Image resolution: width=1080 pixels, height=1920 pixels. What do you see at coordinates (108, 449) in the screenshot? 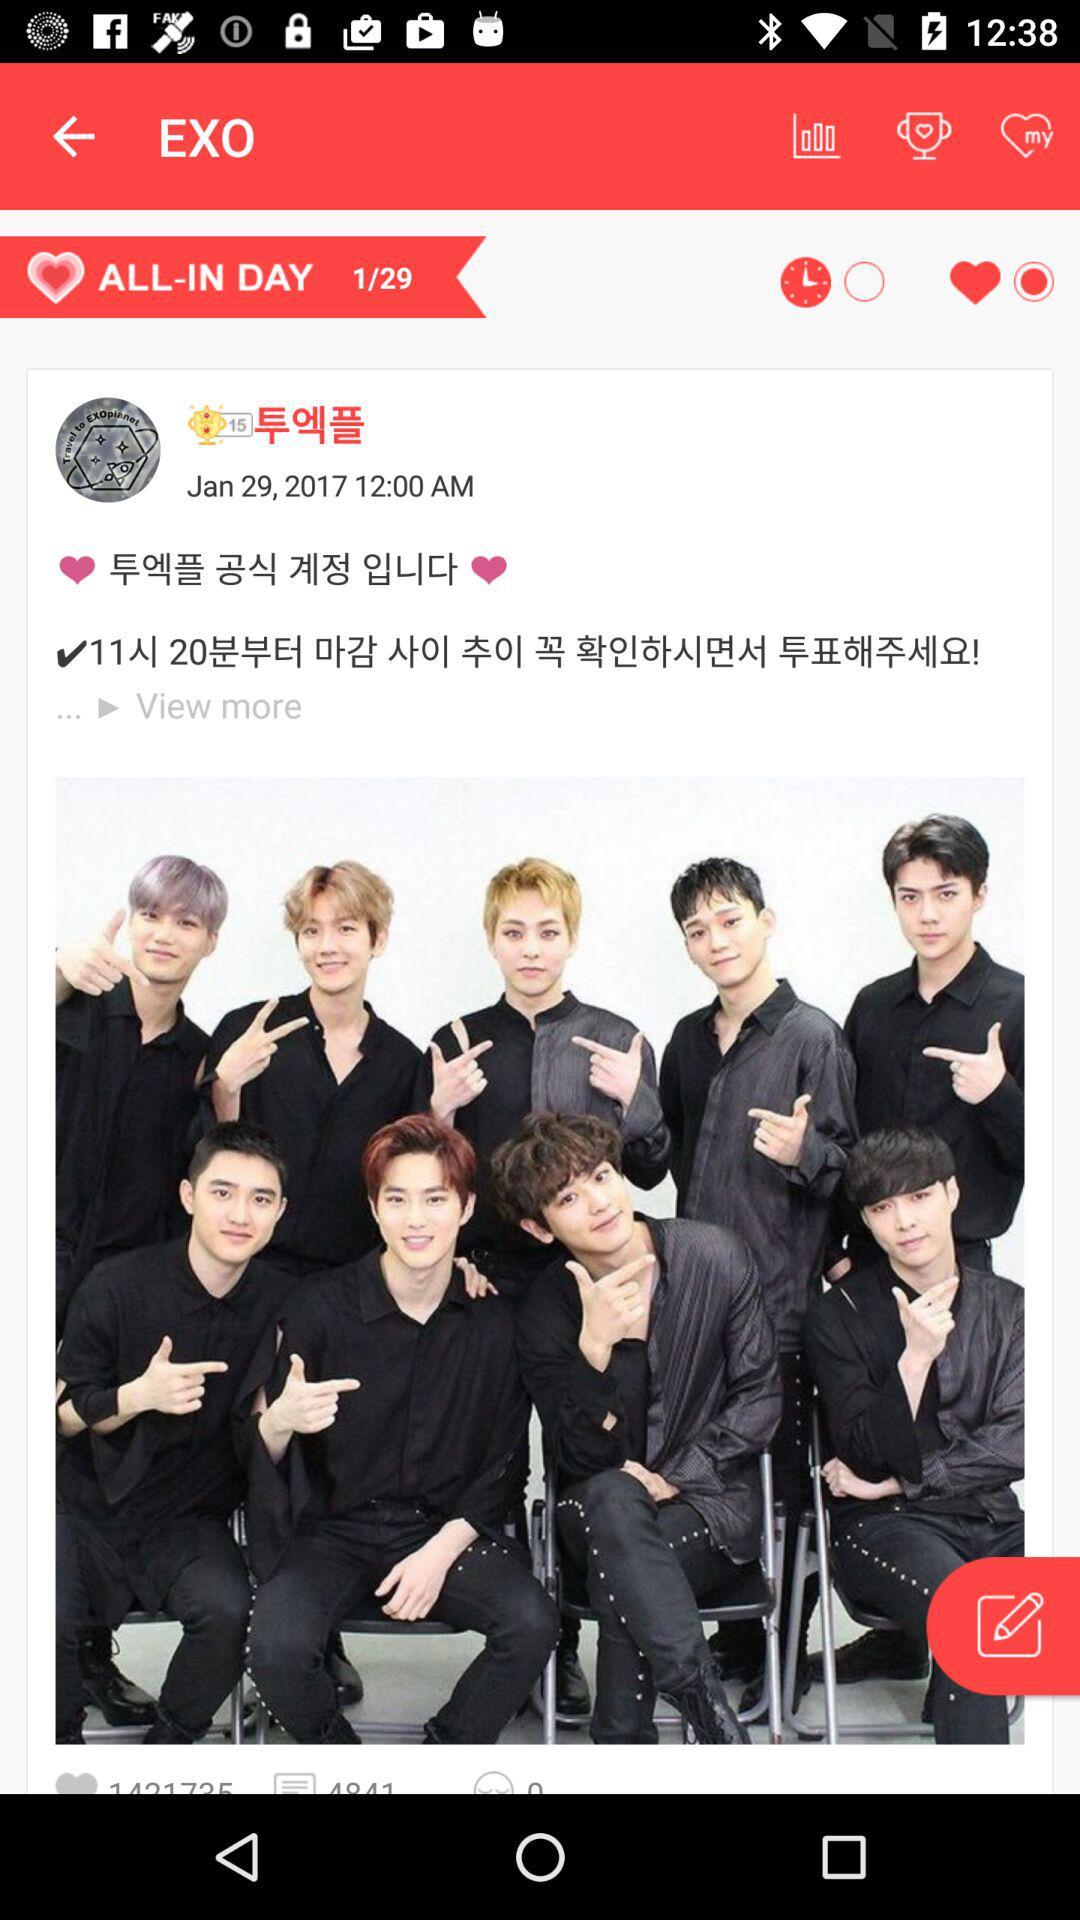
I see `profile` at bounding box center [108, 449].